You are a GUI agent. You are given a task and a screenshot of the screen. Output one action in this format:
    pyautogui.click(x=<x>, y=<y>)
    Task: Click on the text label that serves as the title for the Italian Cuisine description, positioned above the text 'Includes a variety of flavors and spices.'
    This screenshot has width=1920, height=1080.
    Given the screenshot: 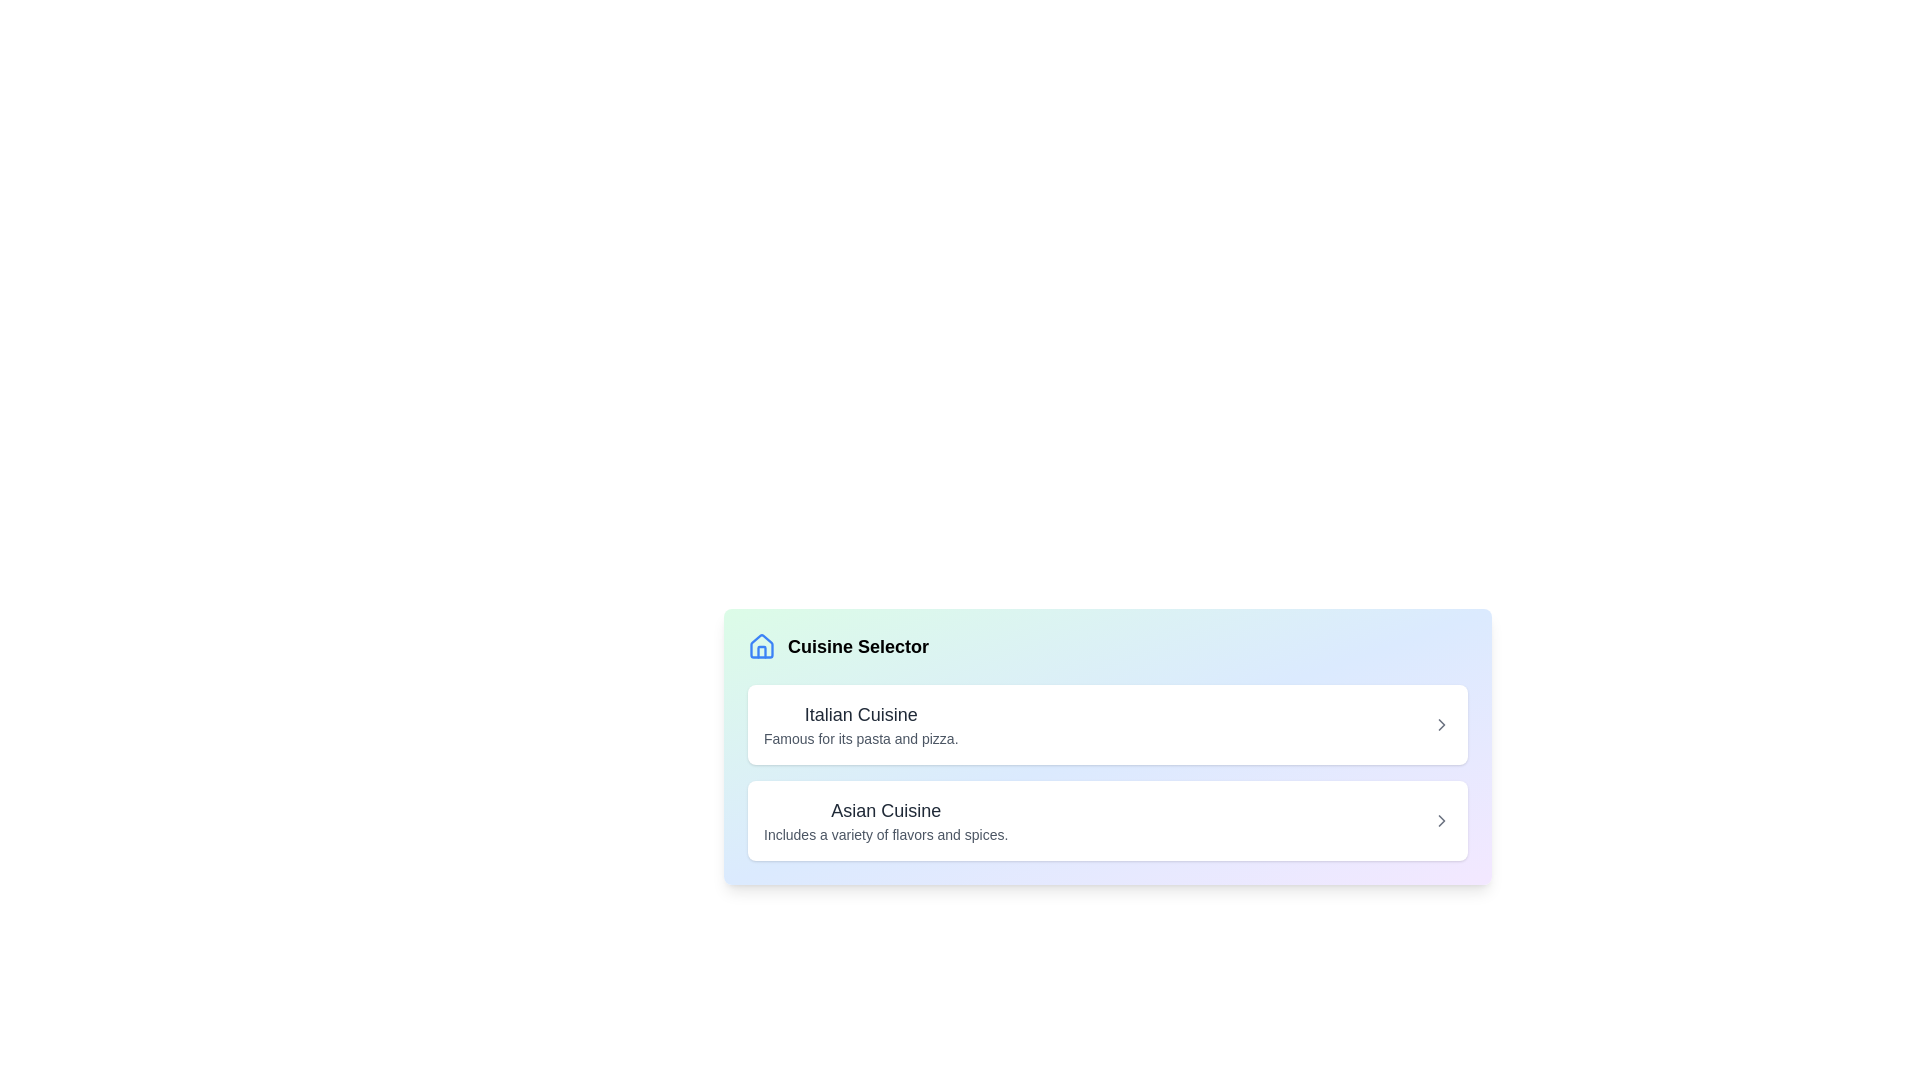 What is the action you would take?
    pyautogui.click(x=885, y=810)
    